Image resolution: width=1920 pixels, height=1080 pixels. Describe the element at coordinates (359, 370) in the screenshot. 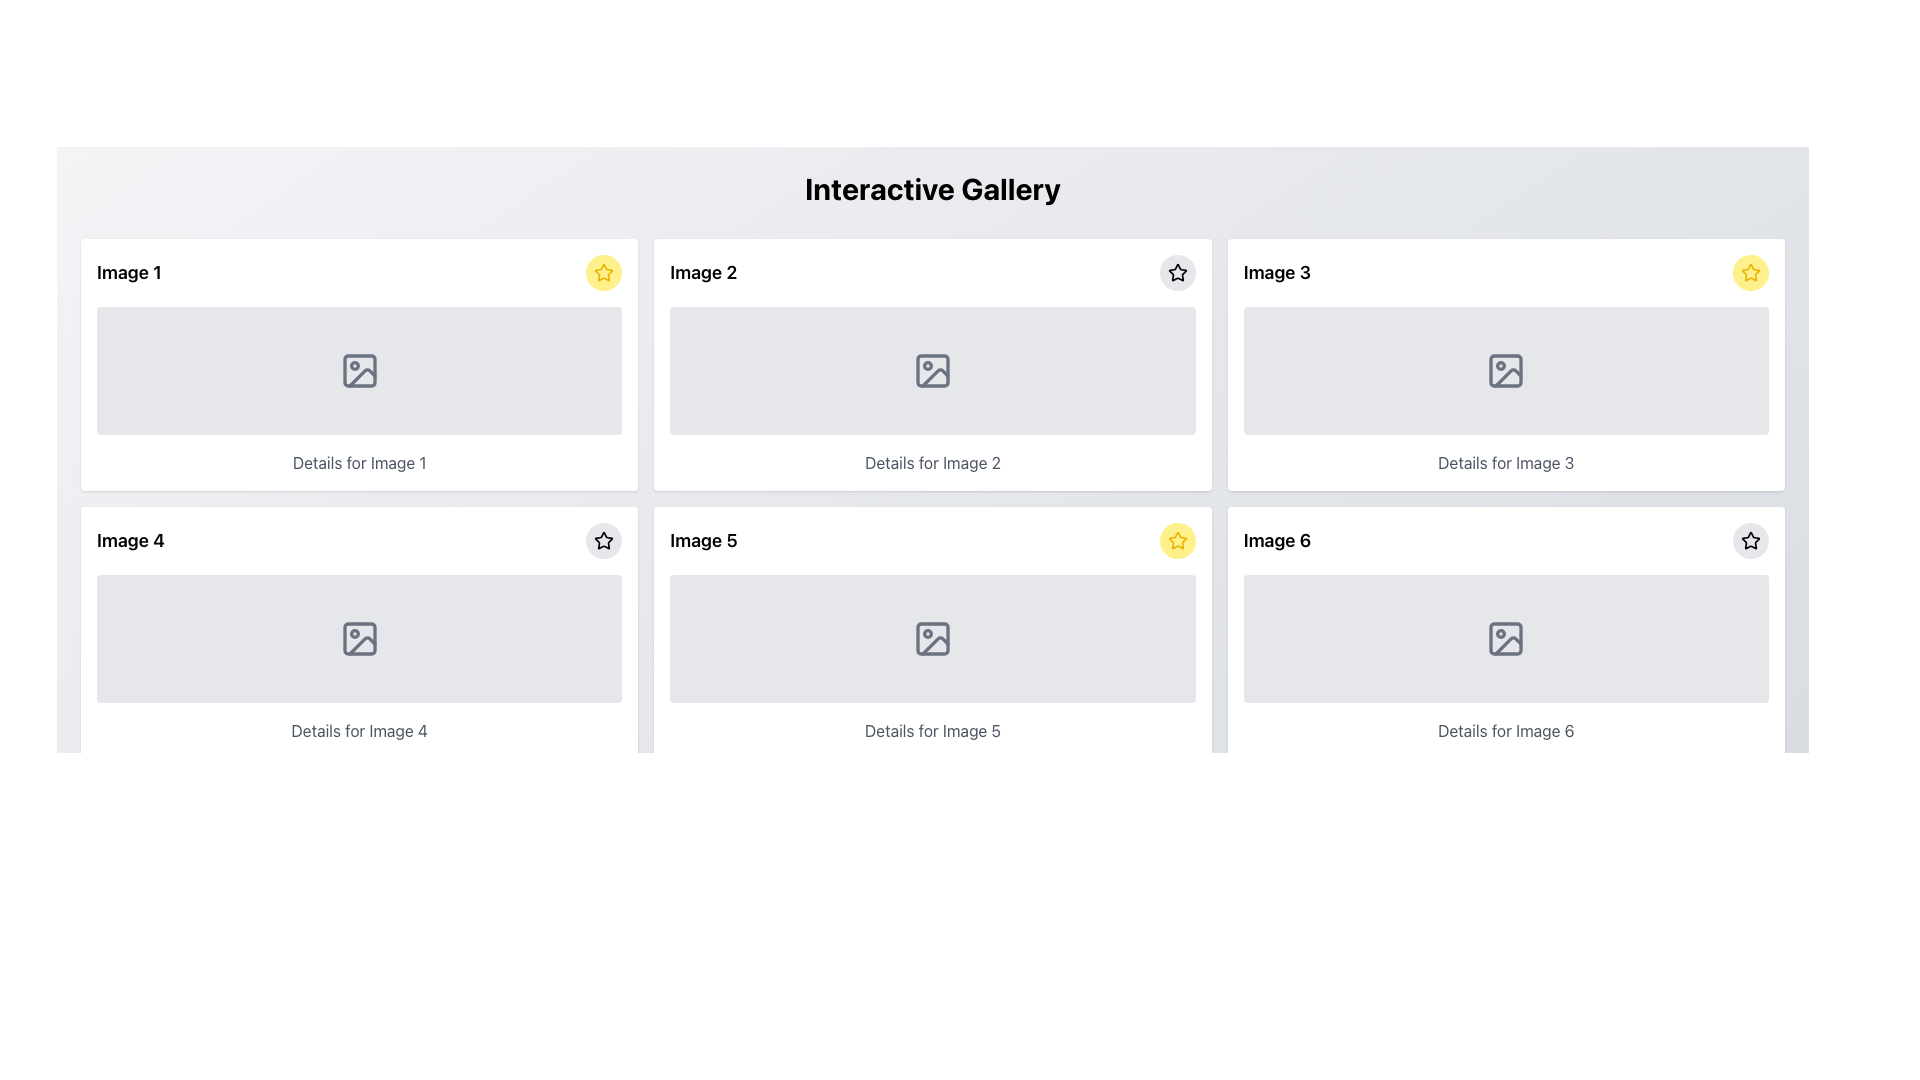

I see `the SVG icon element representing a missing image within the 'Image 1' panel located in the top-left corner of the gallery grid layout` at that location.